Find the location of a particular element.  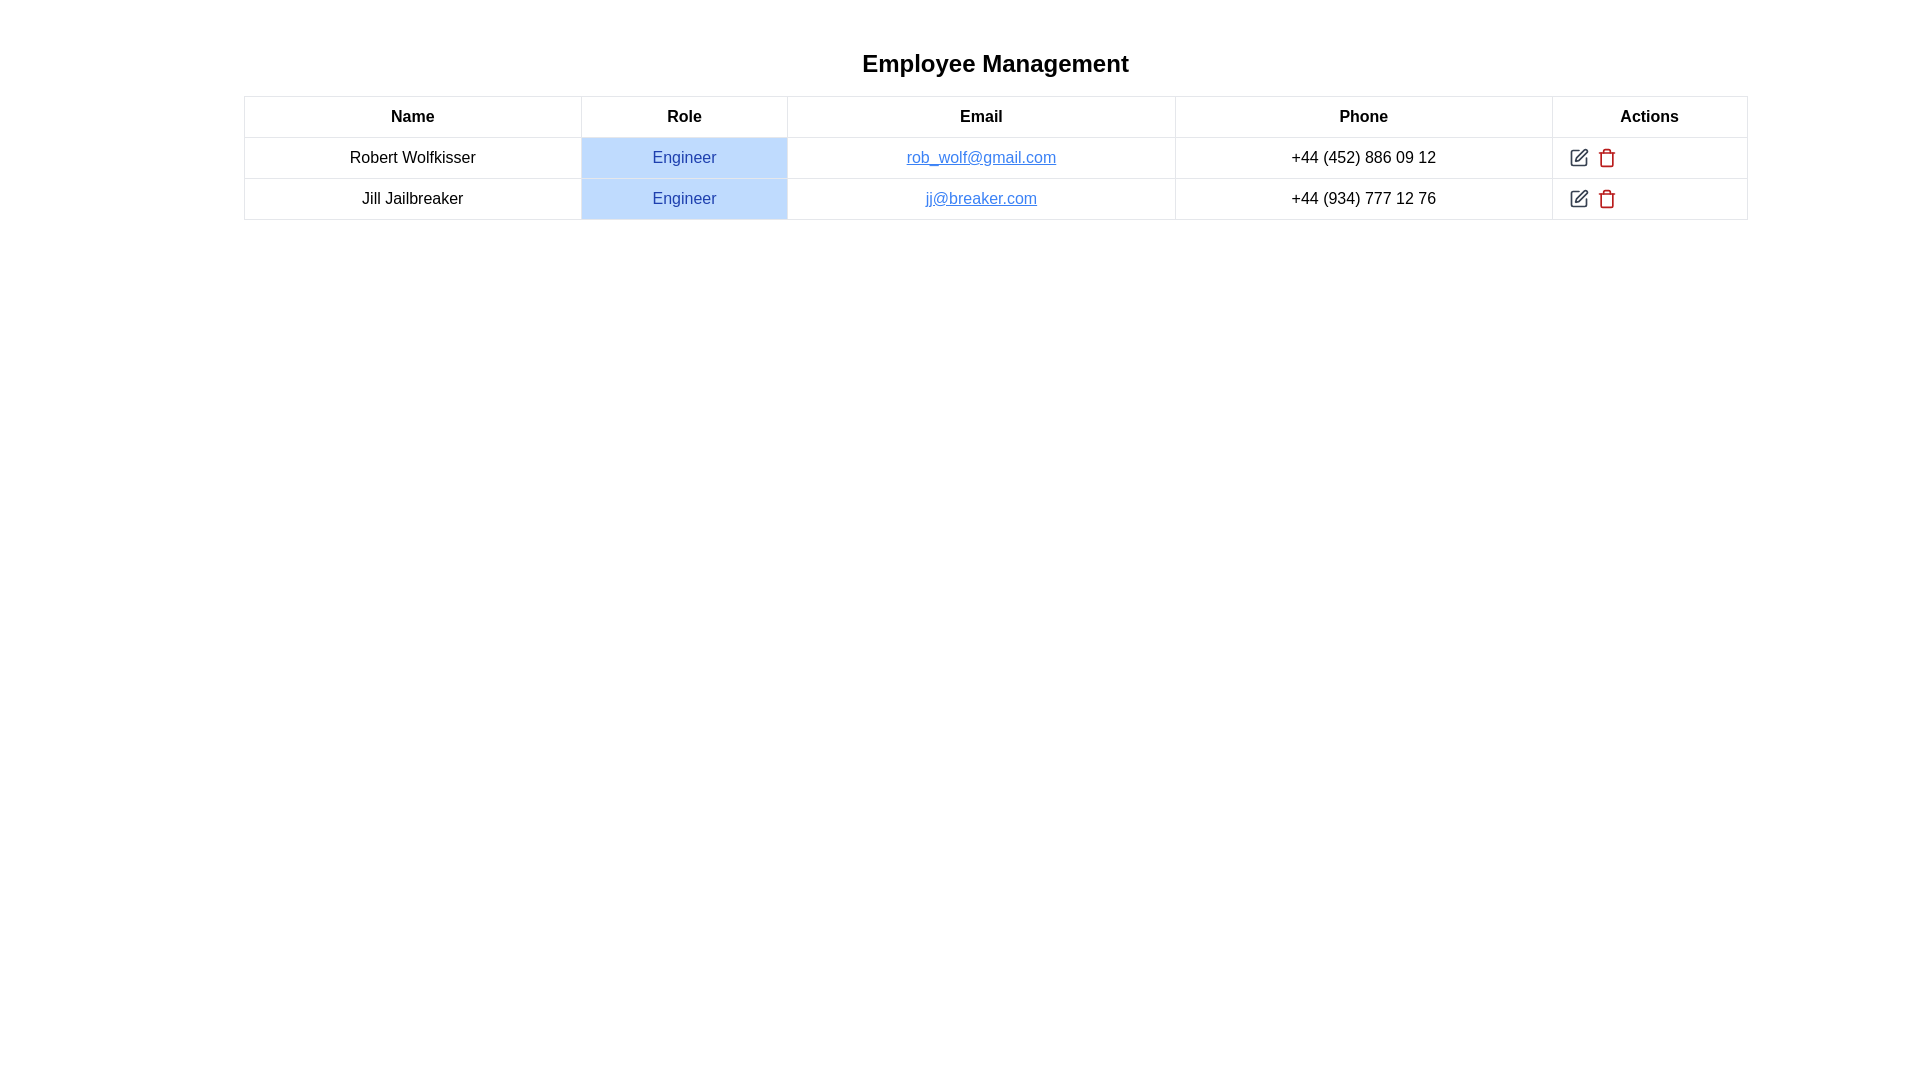

the Table Header Cell for the 'Actions' column, which is the fifth column header in the table is located at coordinates (1649, 116).